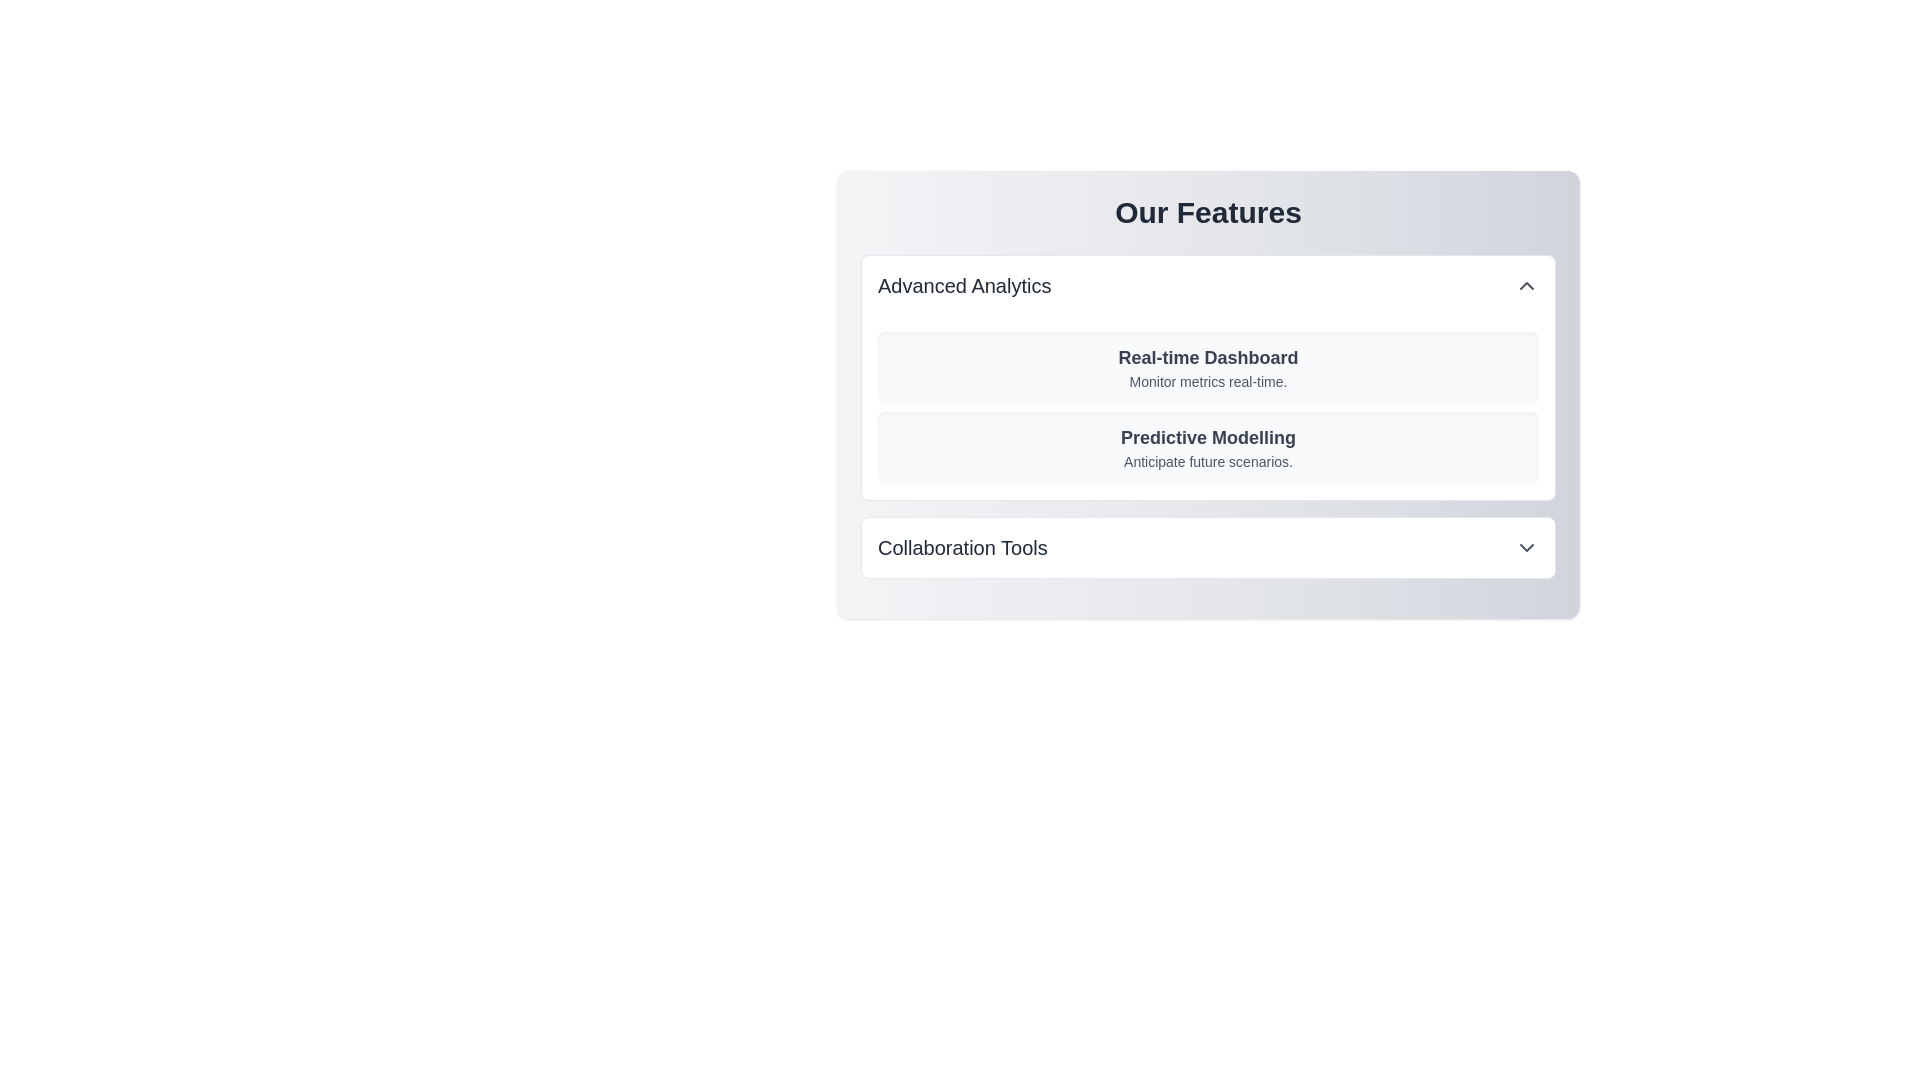  Describe the element at coordinates (1525, 285) in the screenshot. I see `the upward-pointing Chevron Icon located on the far-right side of the 'Advanced Analytics' section header` at that location.